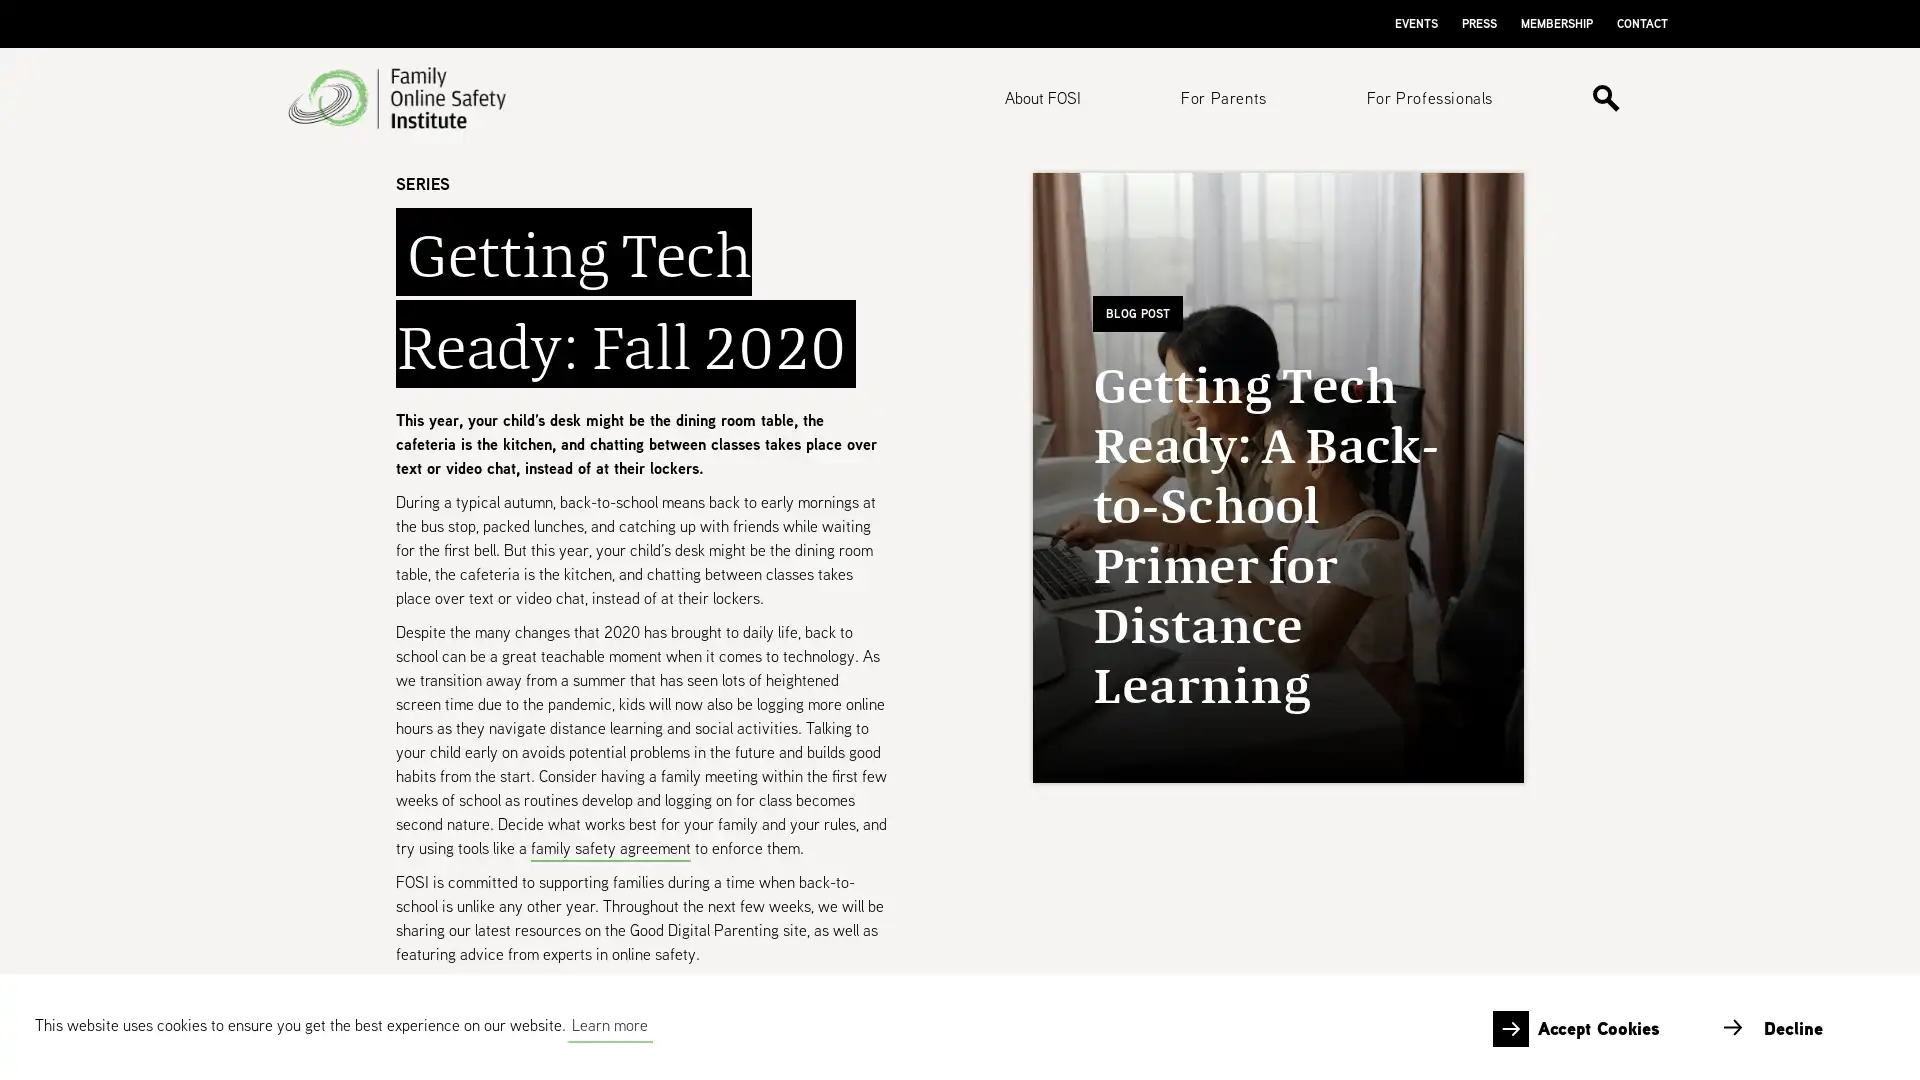  What do you see at coordinates (1773, 1026) in the screenshot?
I see `deny cookies` at bounding box center [1773, 1026].